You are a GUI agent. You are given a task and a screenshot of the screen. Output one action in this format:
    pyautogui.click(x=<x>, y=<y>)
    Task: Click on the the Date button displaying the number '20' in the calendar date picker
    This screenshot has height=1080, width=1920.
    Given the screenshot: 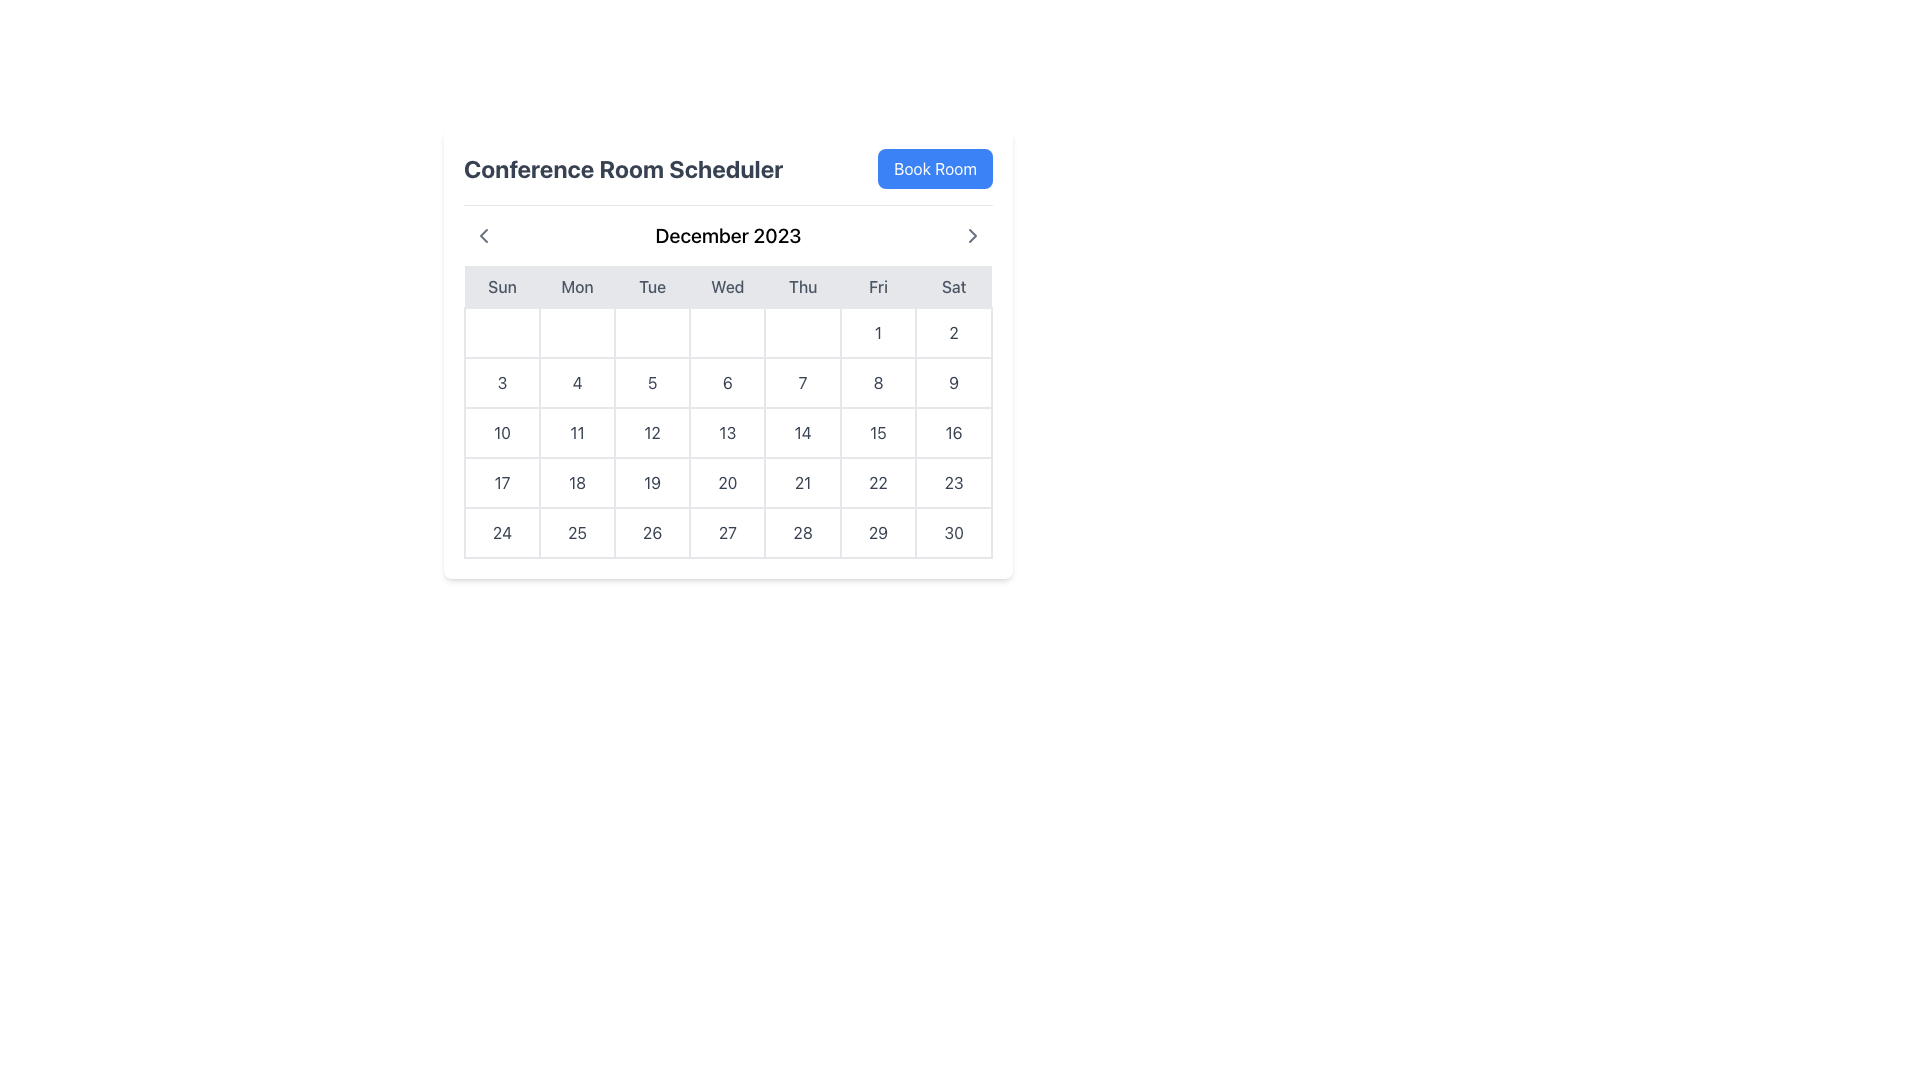 What is the action you would take?
    pyautogui.click(x=726, y=482)
    